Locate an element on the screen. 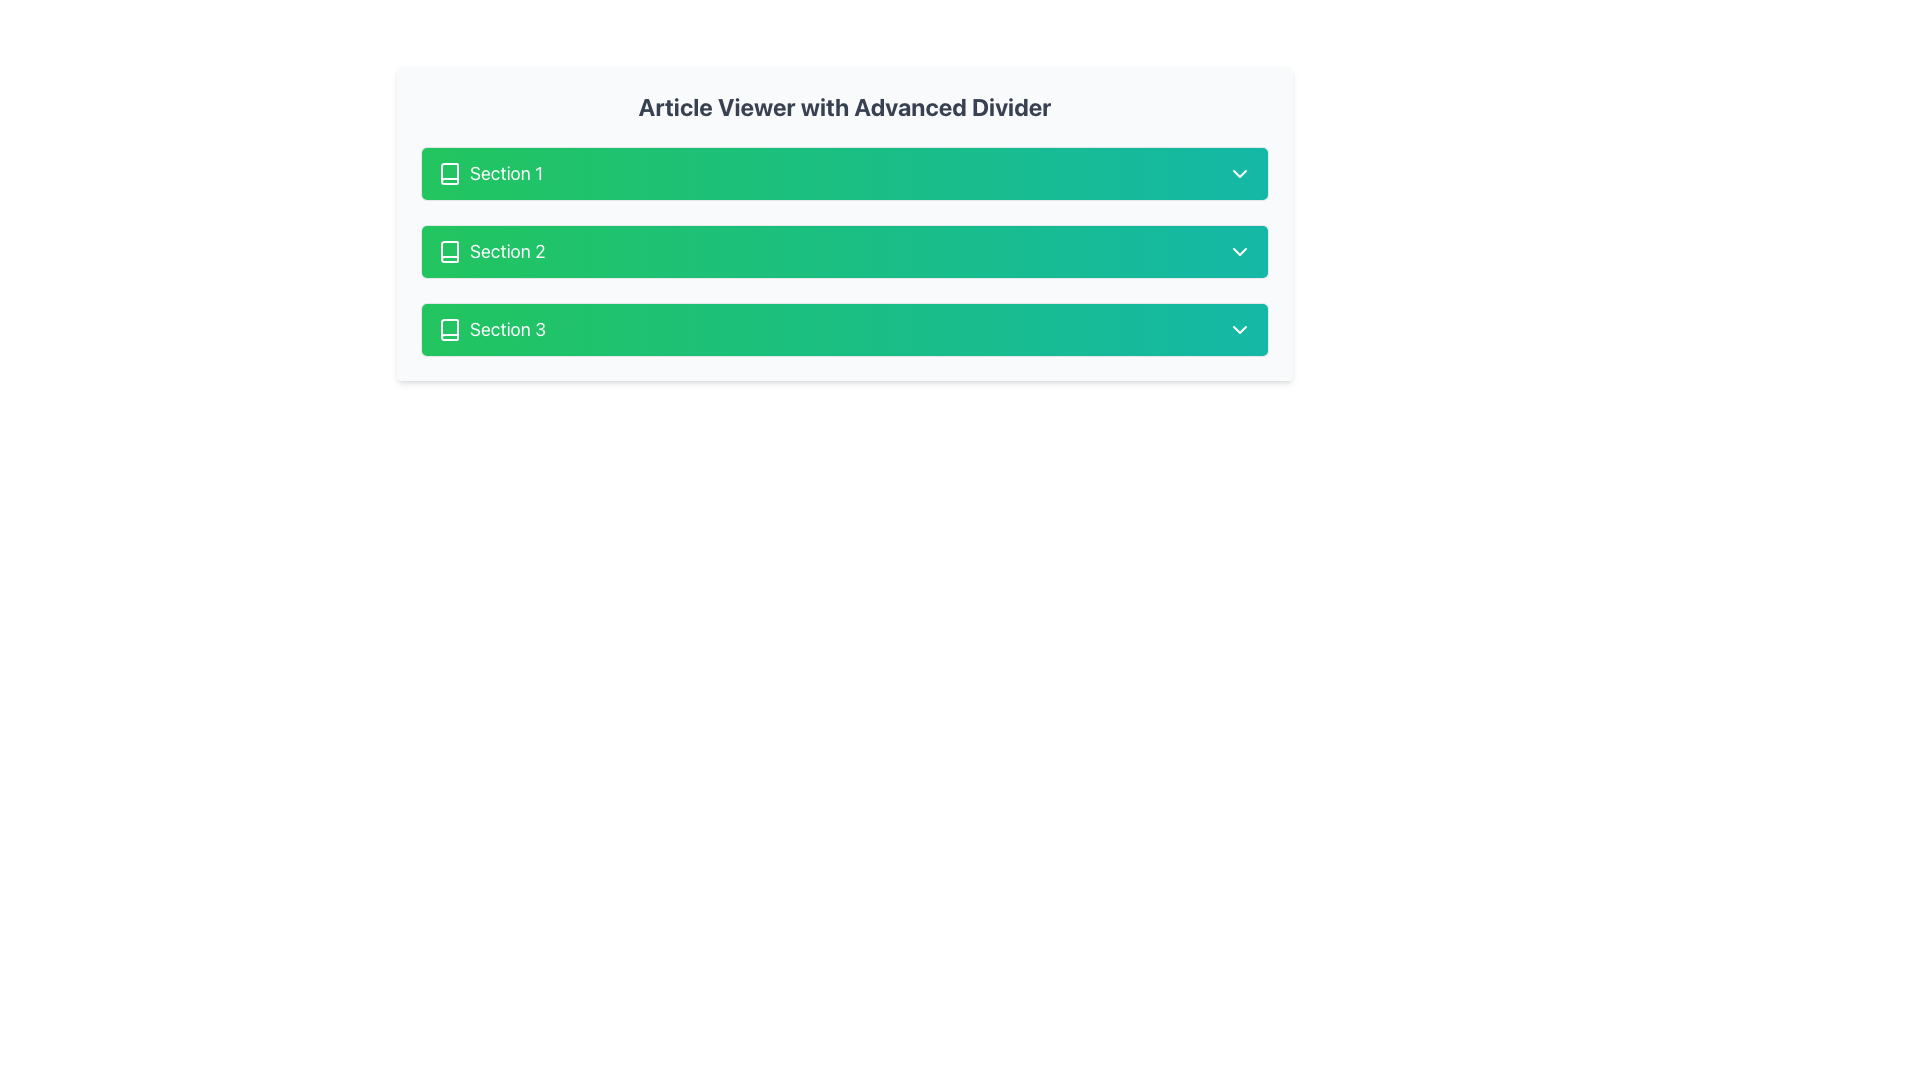 The image size is (1920, 1080). the small vector icon depicting a book, which is located to the left of the text 'Section 2' within the green rectangular area labeled 'Section 2' is located at coordinates (449, 250).